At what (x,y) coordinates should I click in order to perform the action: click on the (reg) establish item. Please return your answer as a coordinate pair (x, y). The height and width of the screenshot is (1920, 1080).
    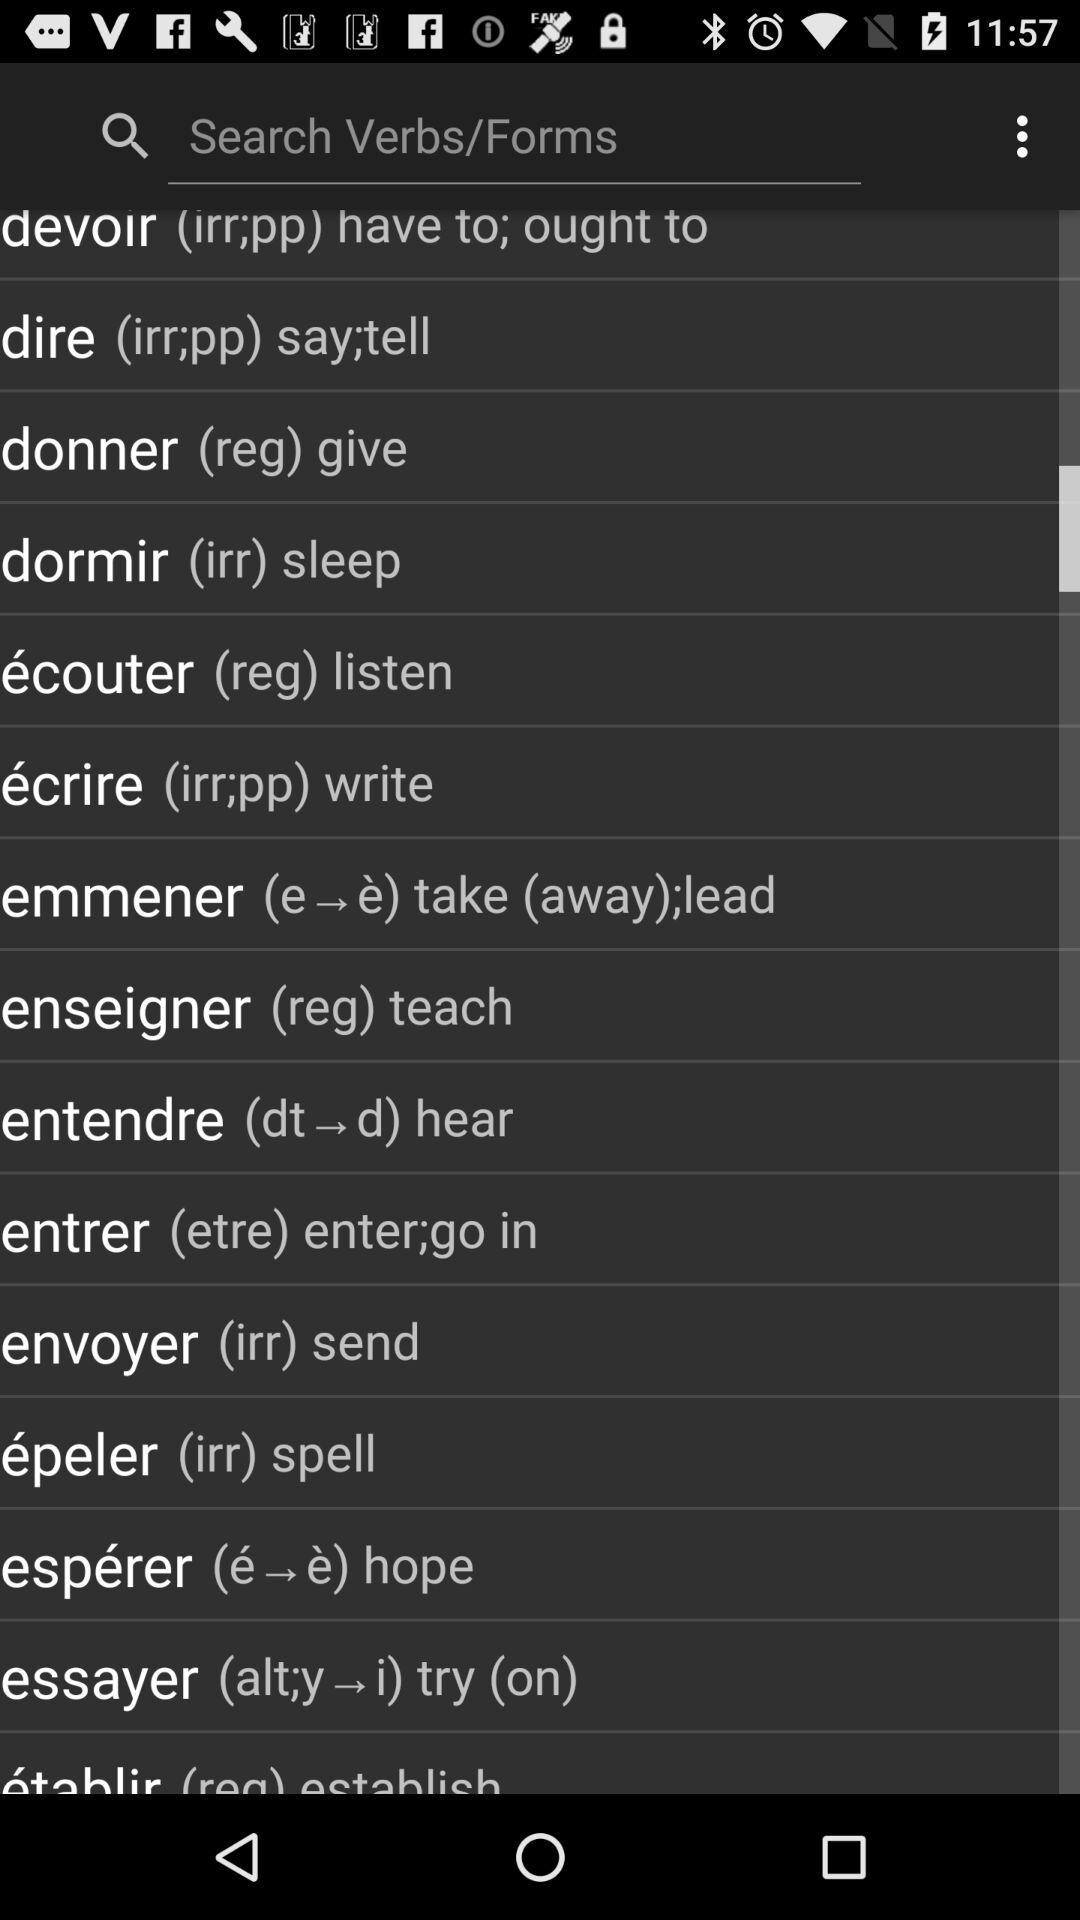
    Looking at the image, I should click on (340, 1771).